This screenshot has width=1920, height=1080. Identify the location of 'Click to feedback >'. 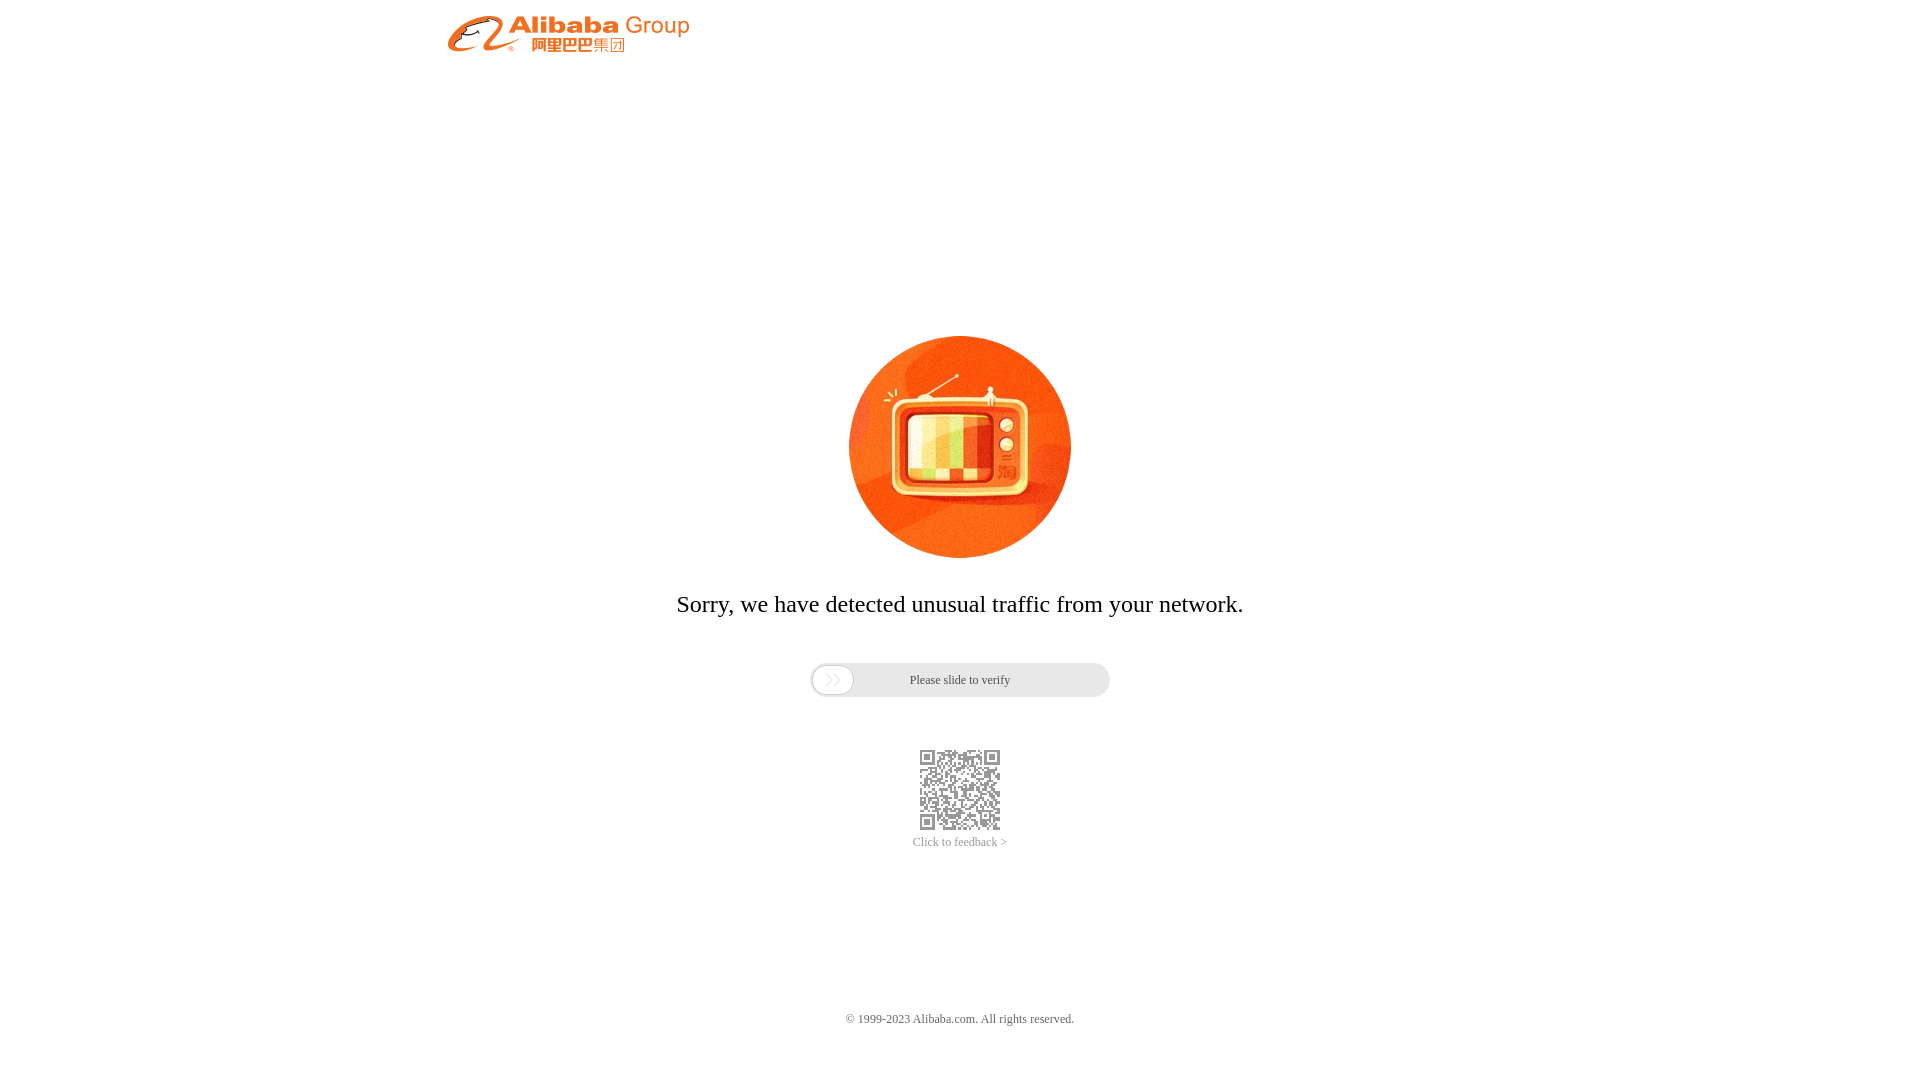
(960, 842).